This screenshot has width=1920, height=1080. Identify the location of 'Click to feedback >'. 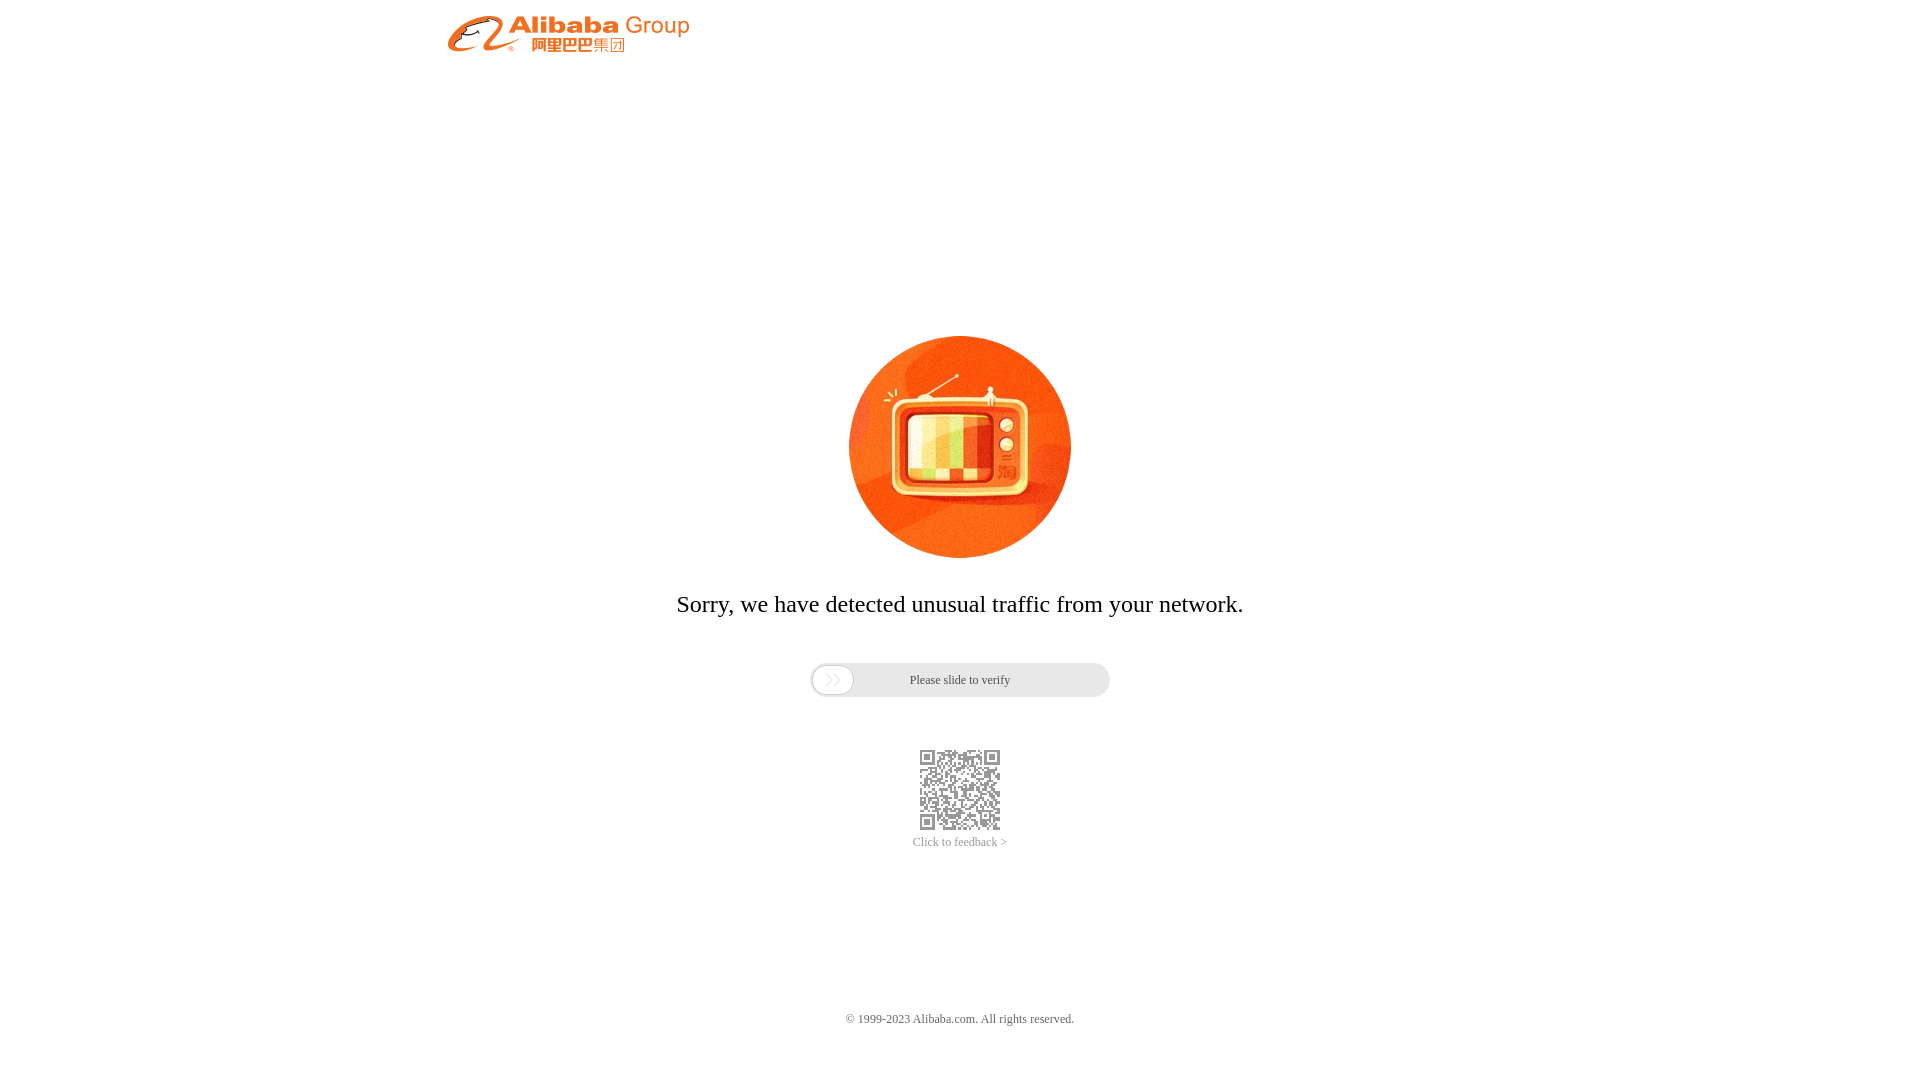
(960, 842).